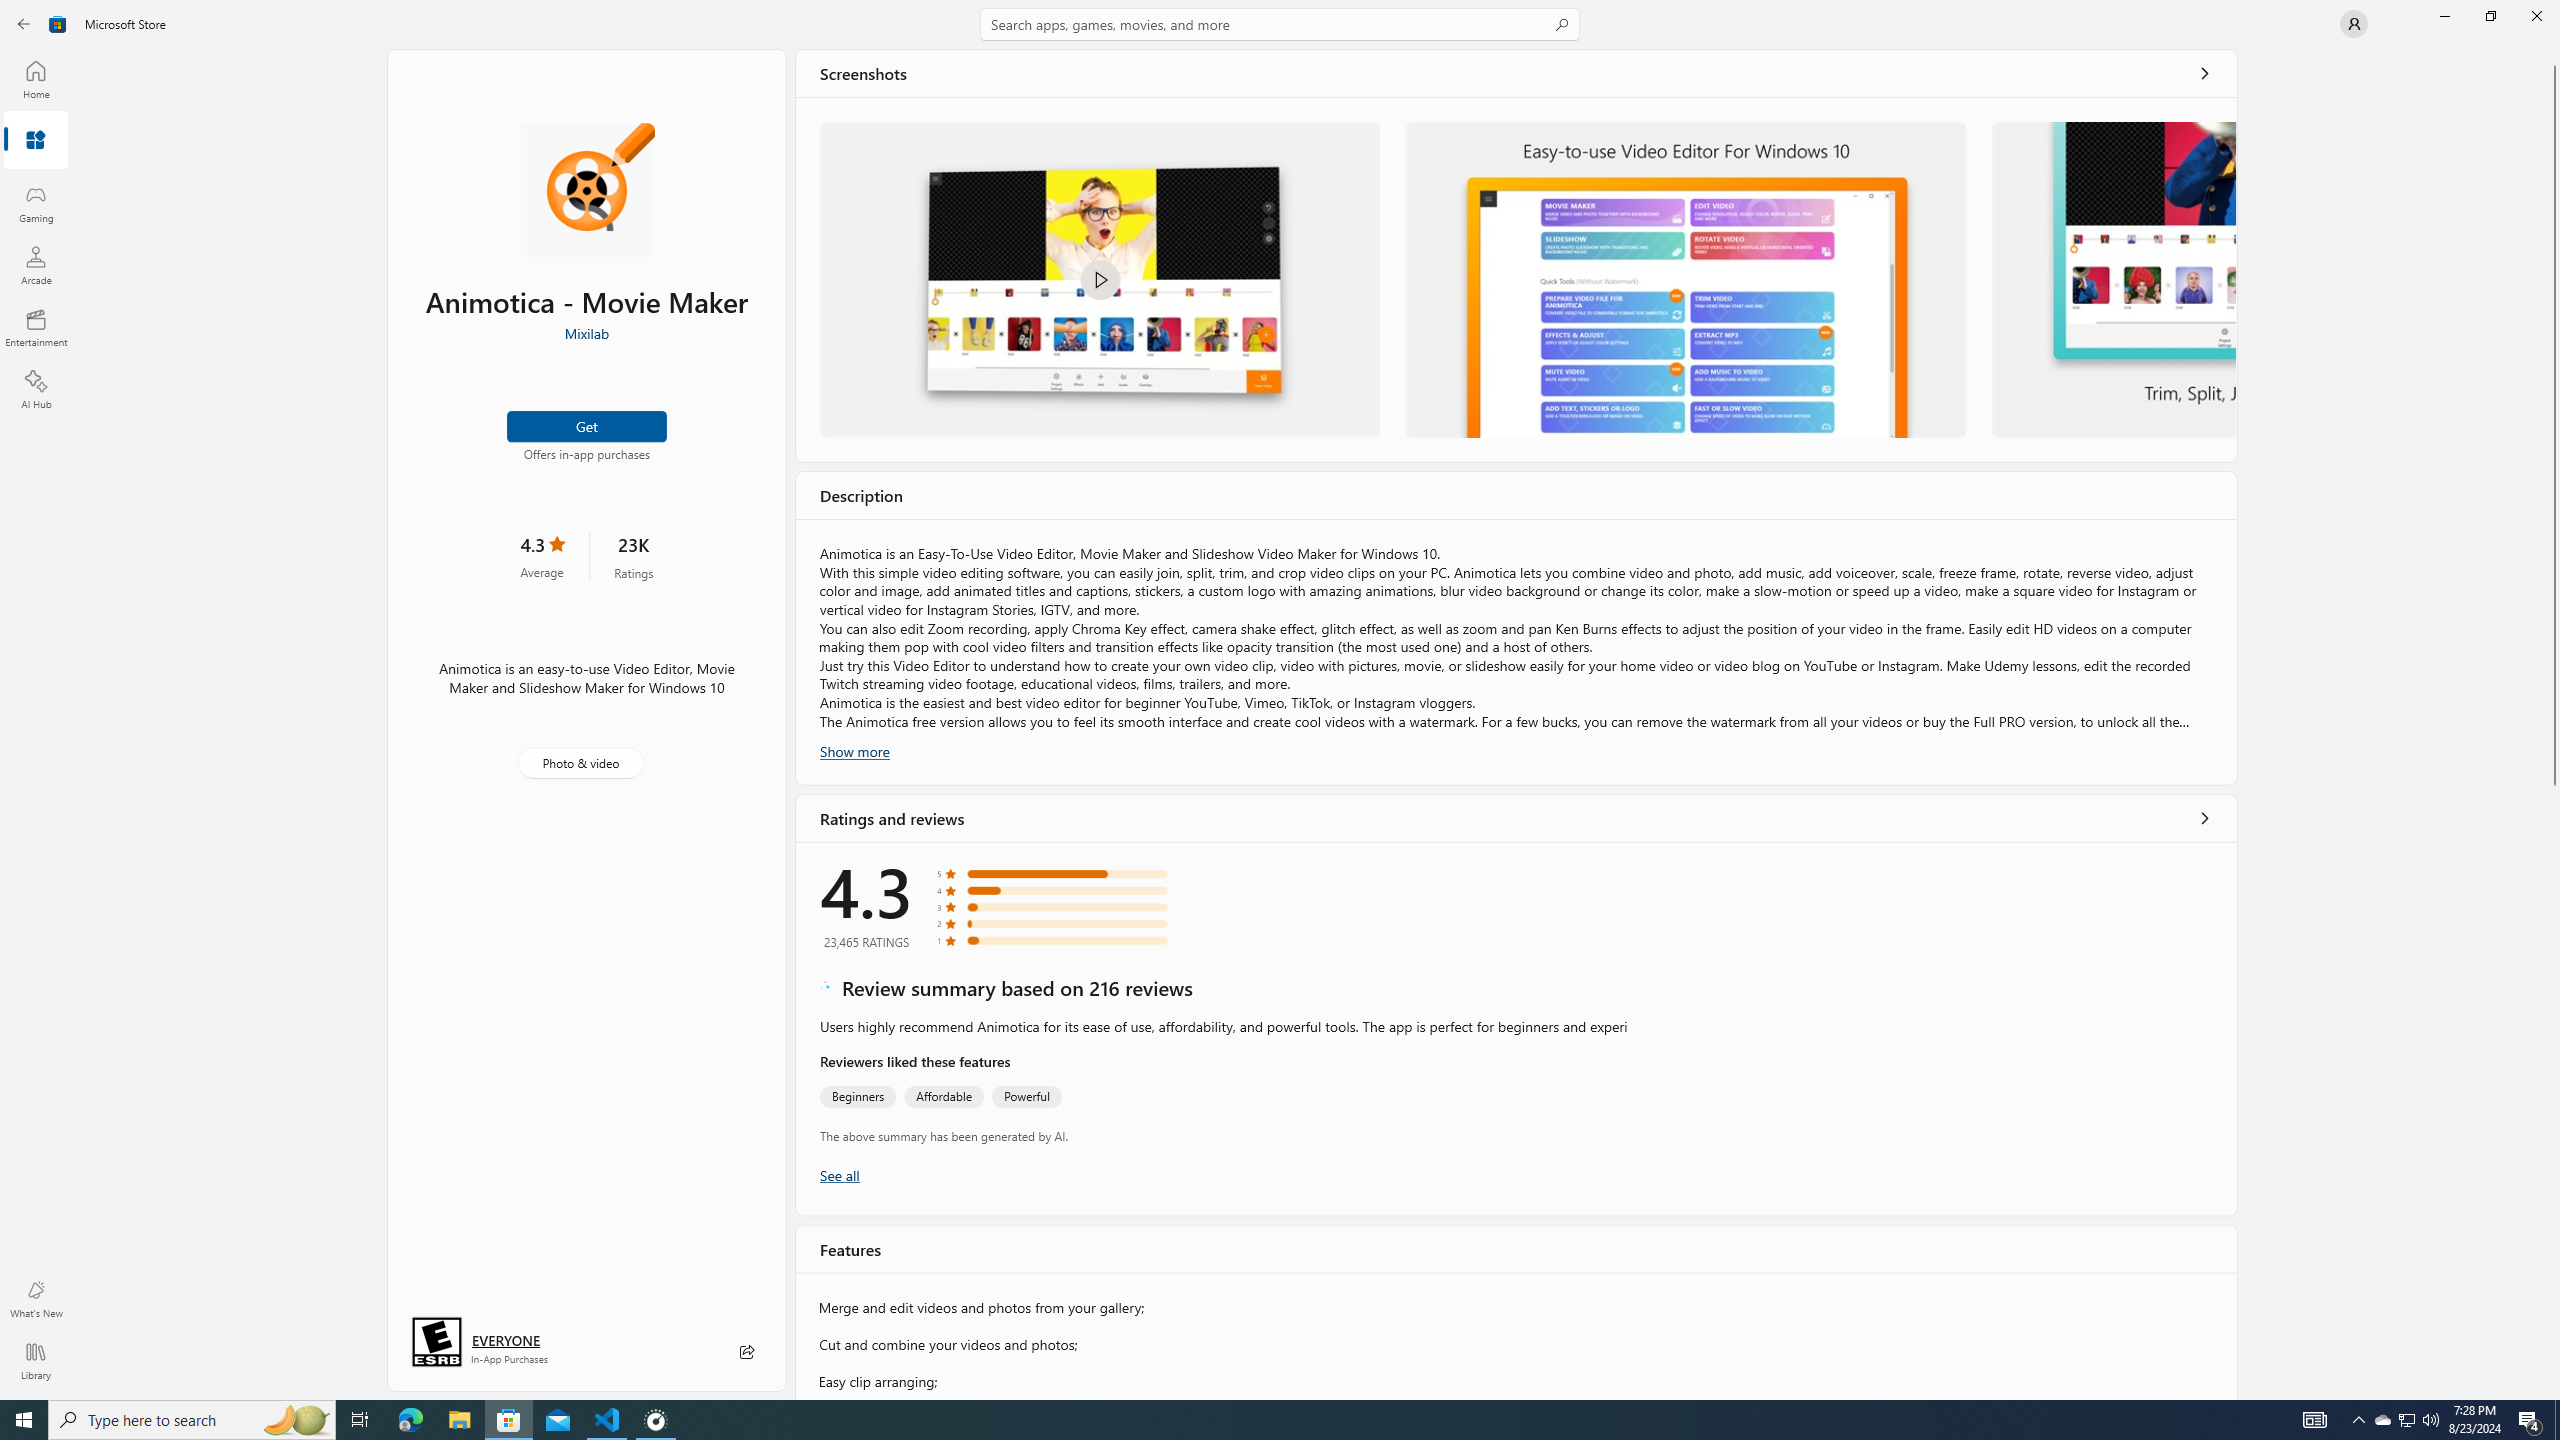 Image resolution: width=2560 pixels, height=1440 pixels. Describe the element at coordinates (1280, 23) in the screenshot. I see `'Search'` at that location.